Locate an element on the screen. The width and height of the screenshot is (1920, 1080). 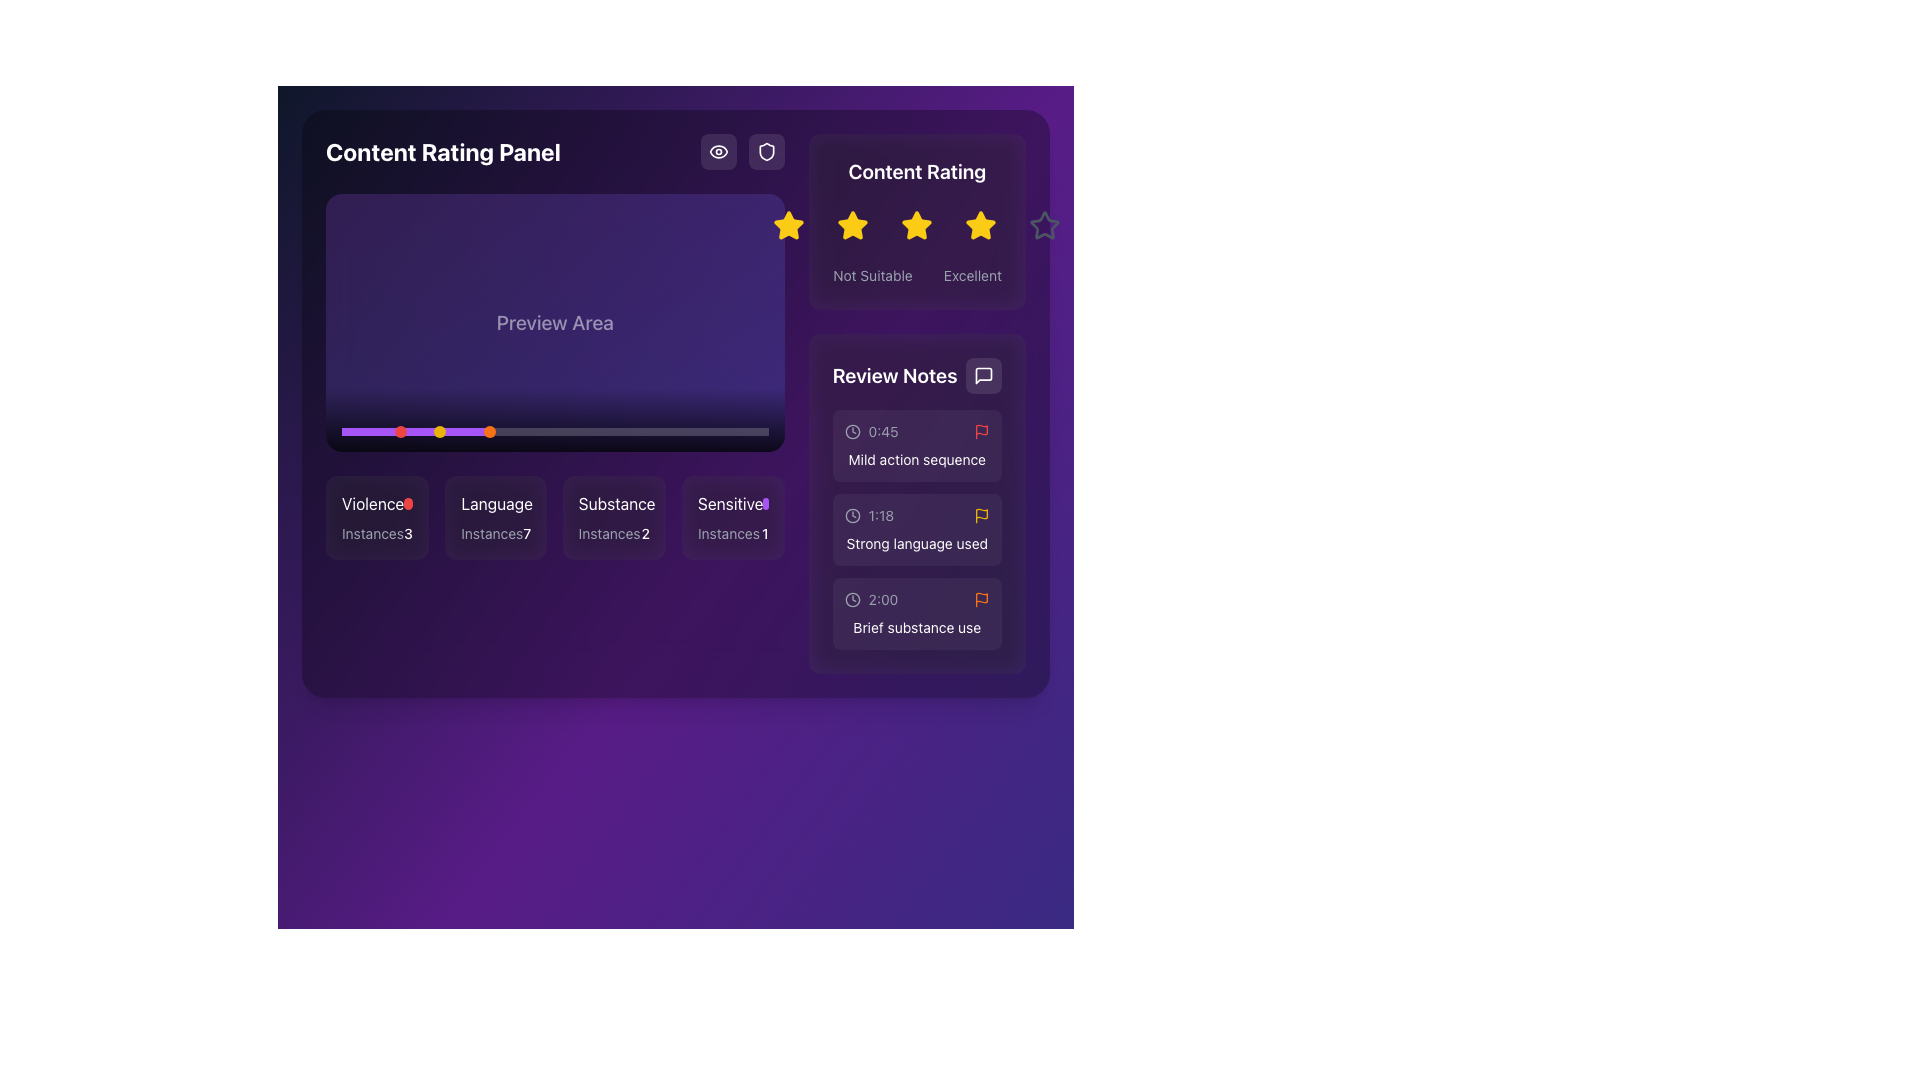
the shield icon in the top-right section of the Content Rating Panel is located at coordinates (741, 150).